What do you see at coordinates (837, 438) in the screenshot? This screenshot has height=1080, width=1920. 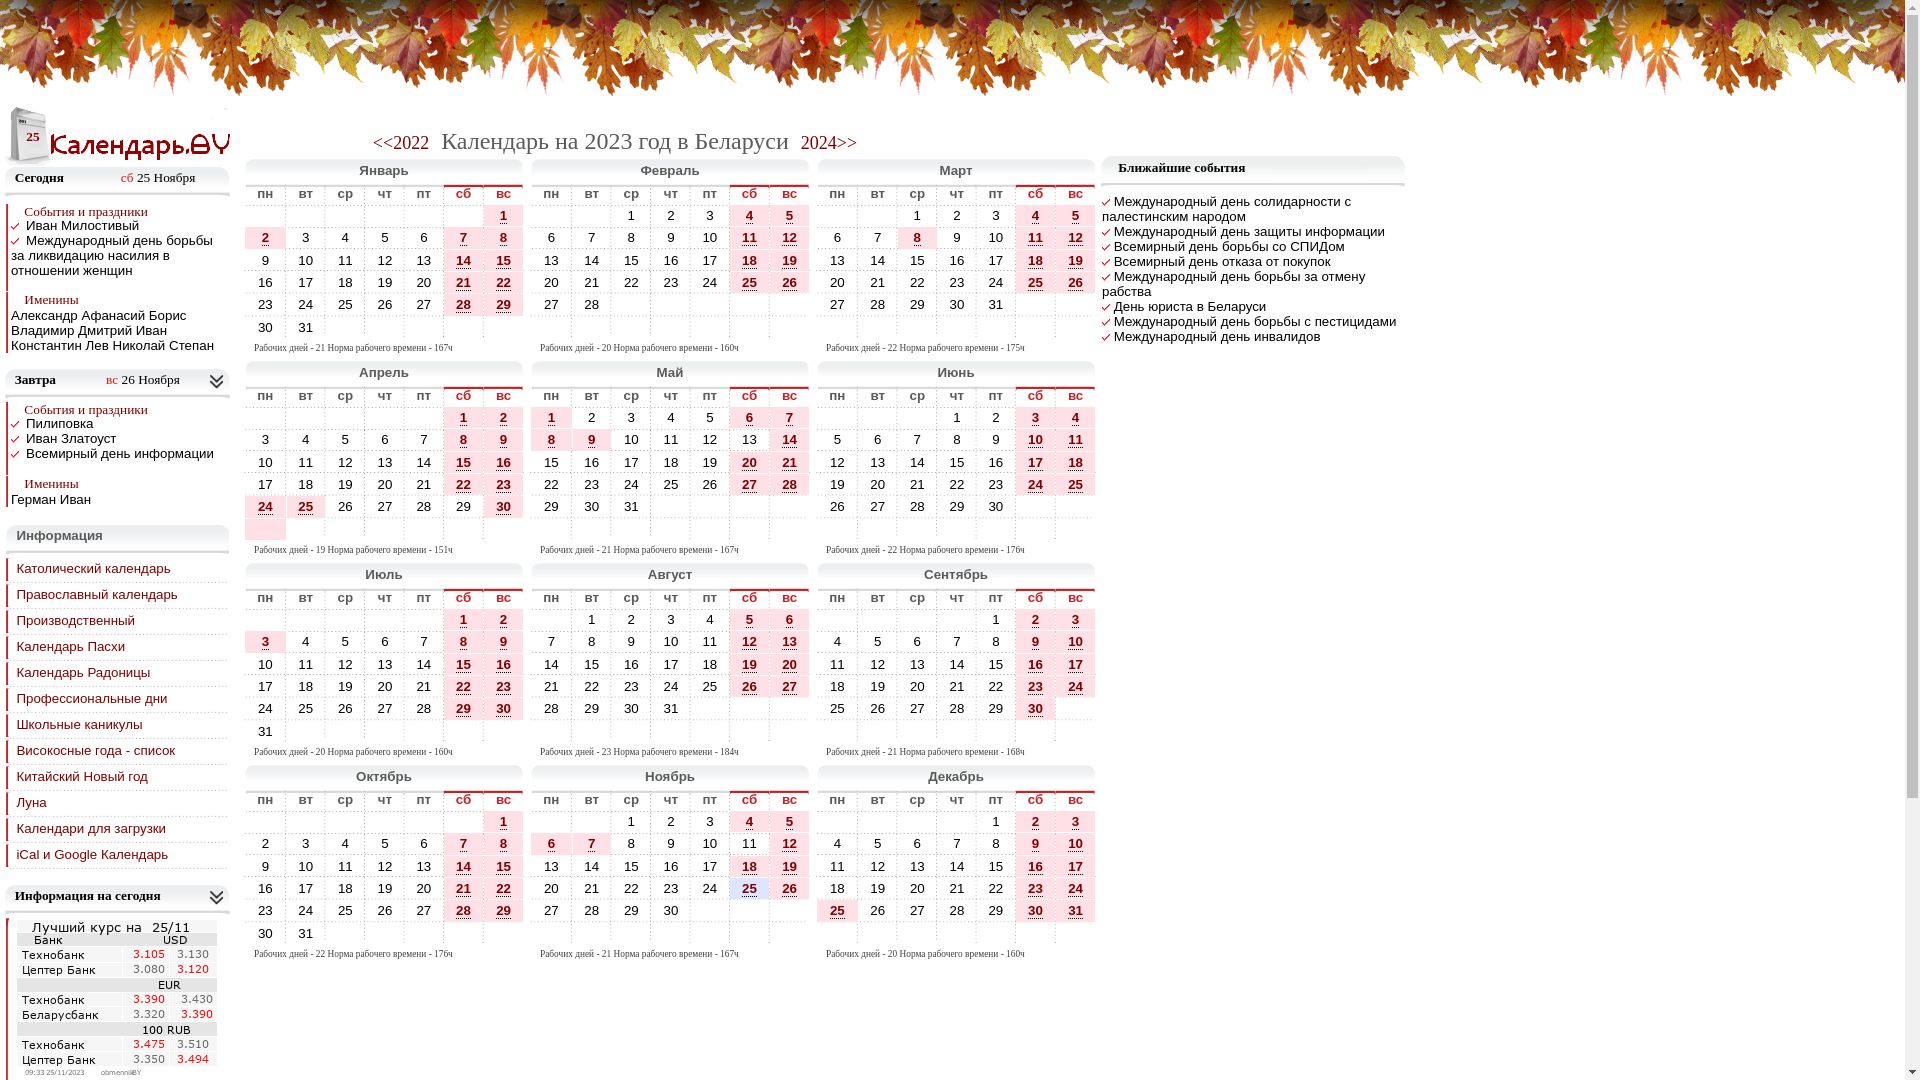 I see `'5'` at bounding box center [837, 438].